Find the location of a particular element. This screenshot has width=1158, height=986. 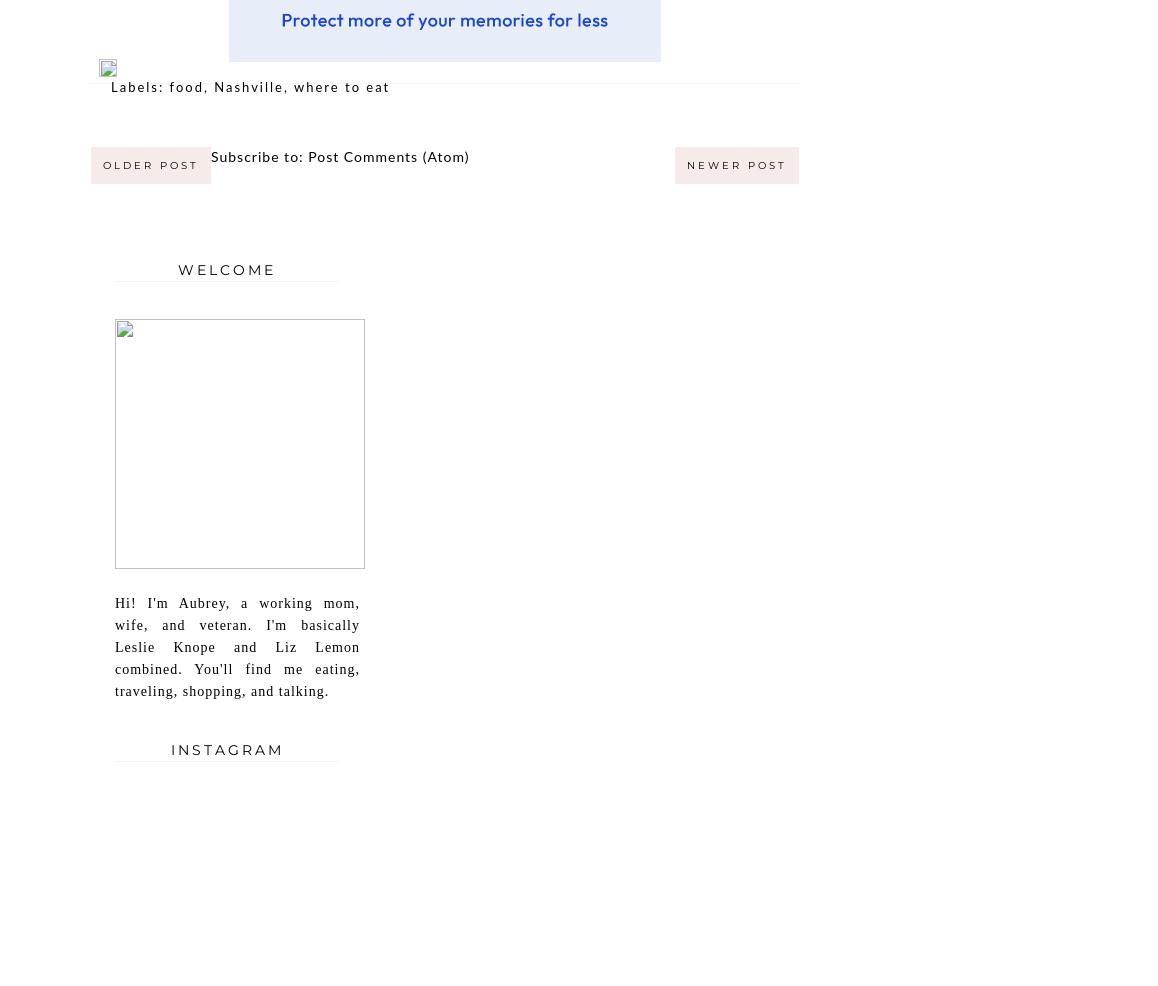

'Subscribe to:' is located at coordinates (258, 156).